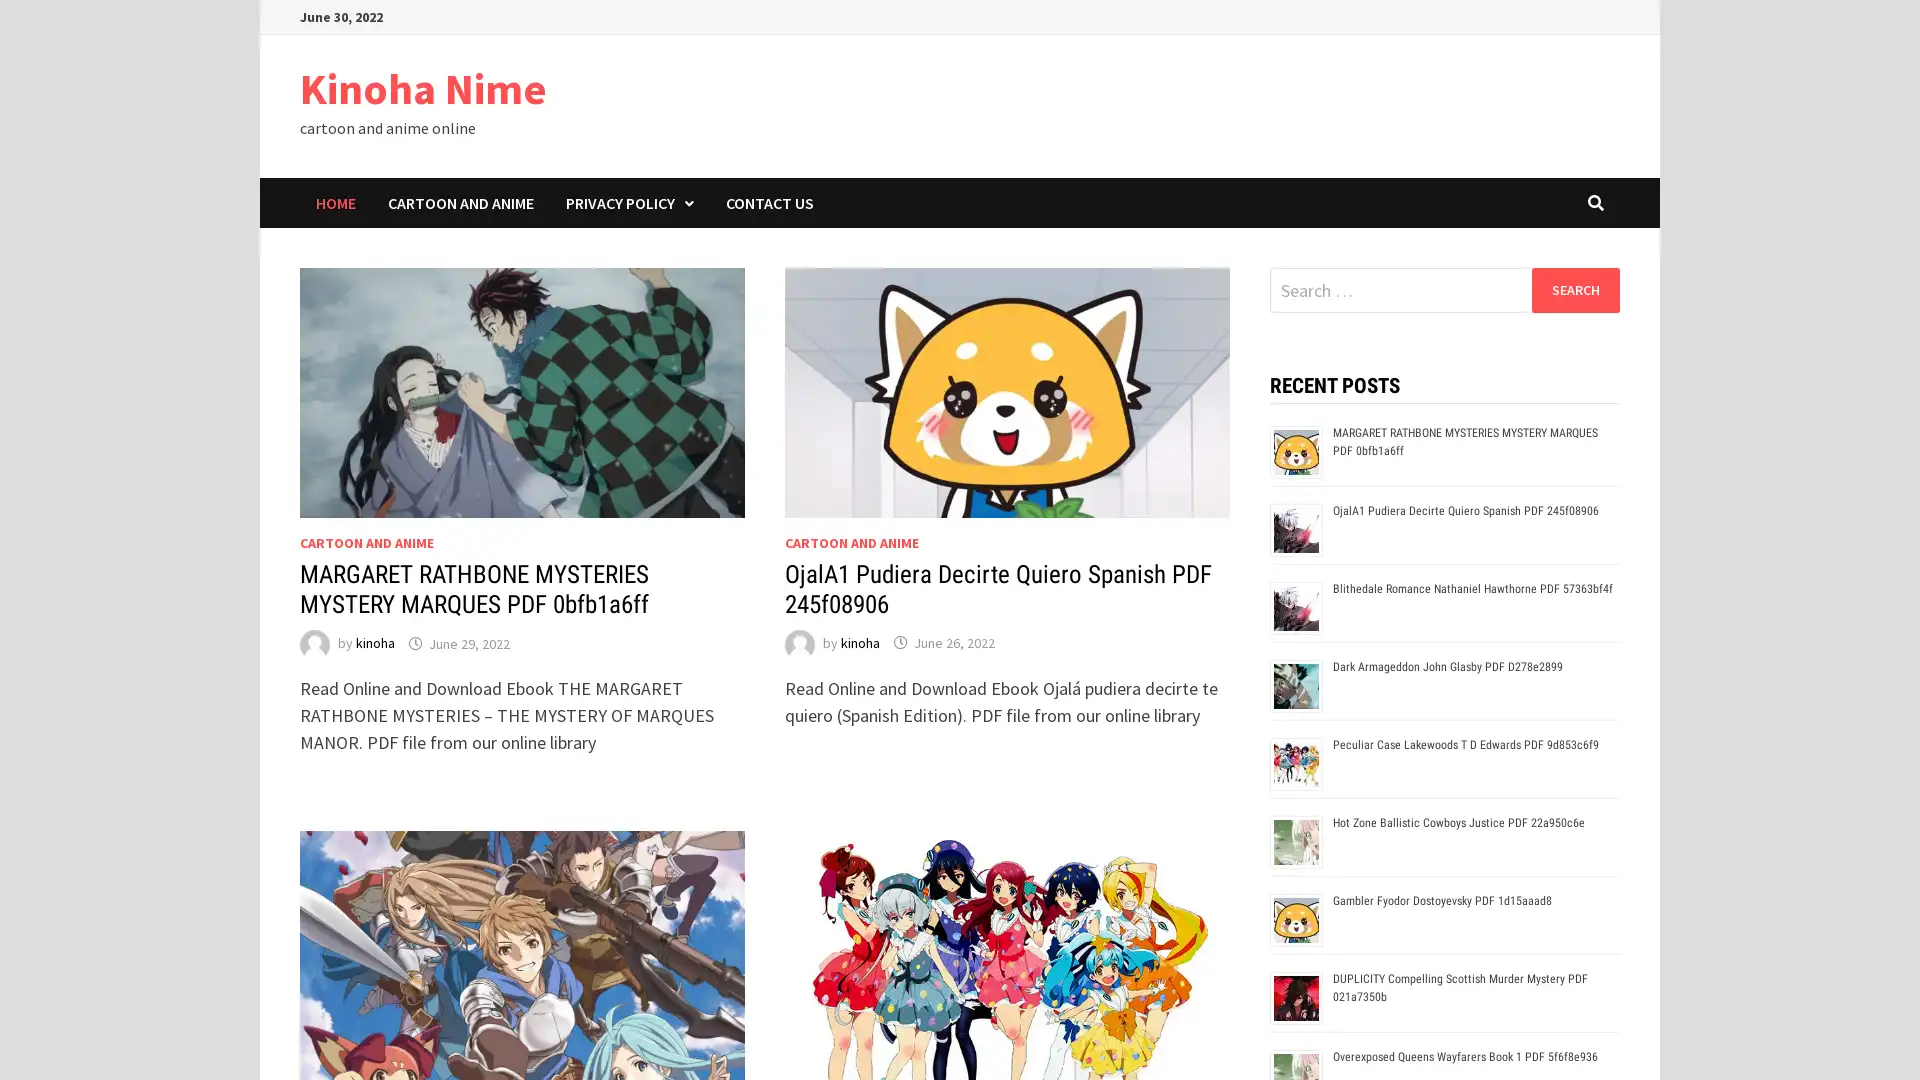 Image resolution: width=1920 pixels, height=1080 pixels. I want to click on Search, so click(1574, 289).